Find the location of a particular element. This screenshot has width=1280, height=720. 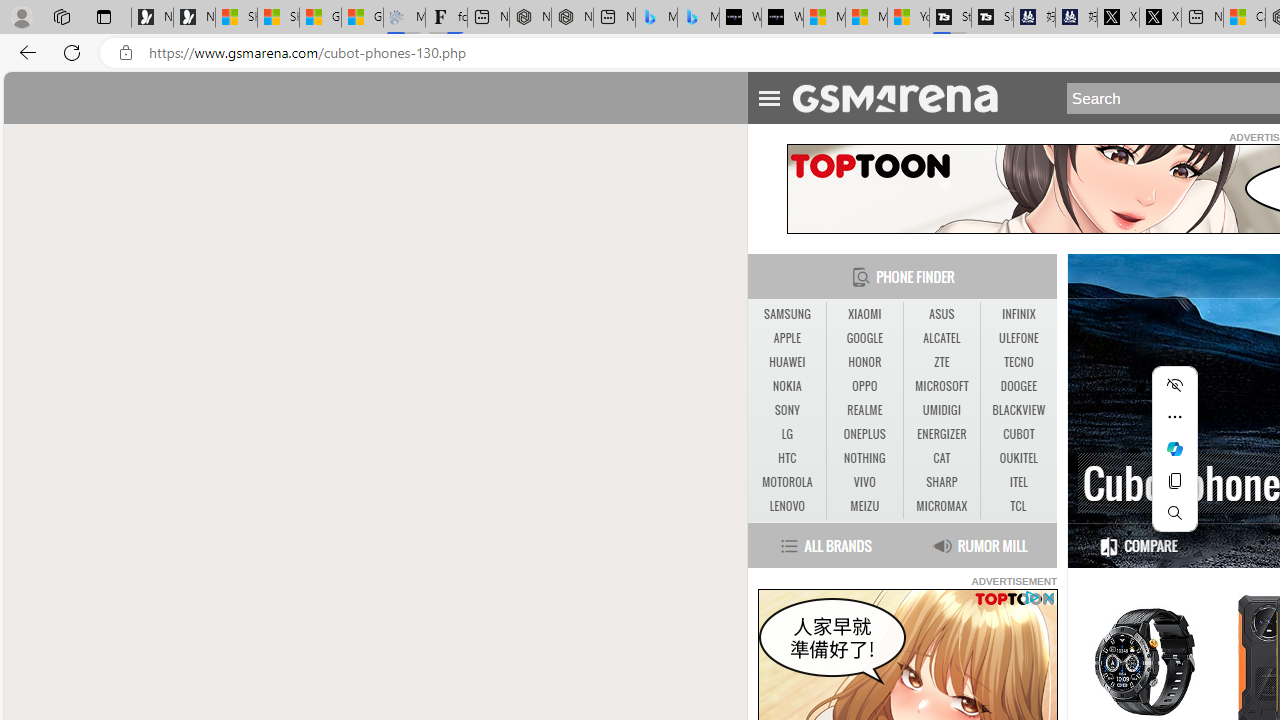

'LG' is located at coordinates (786, 433).